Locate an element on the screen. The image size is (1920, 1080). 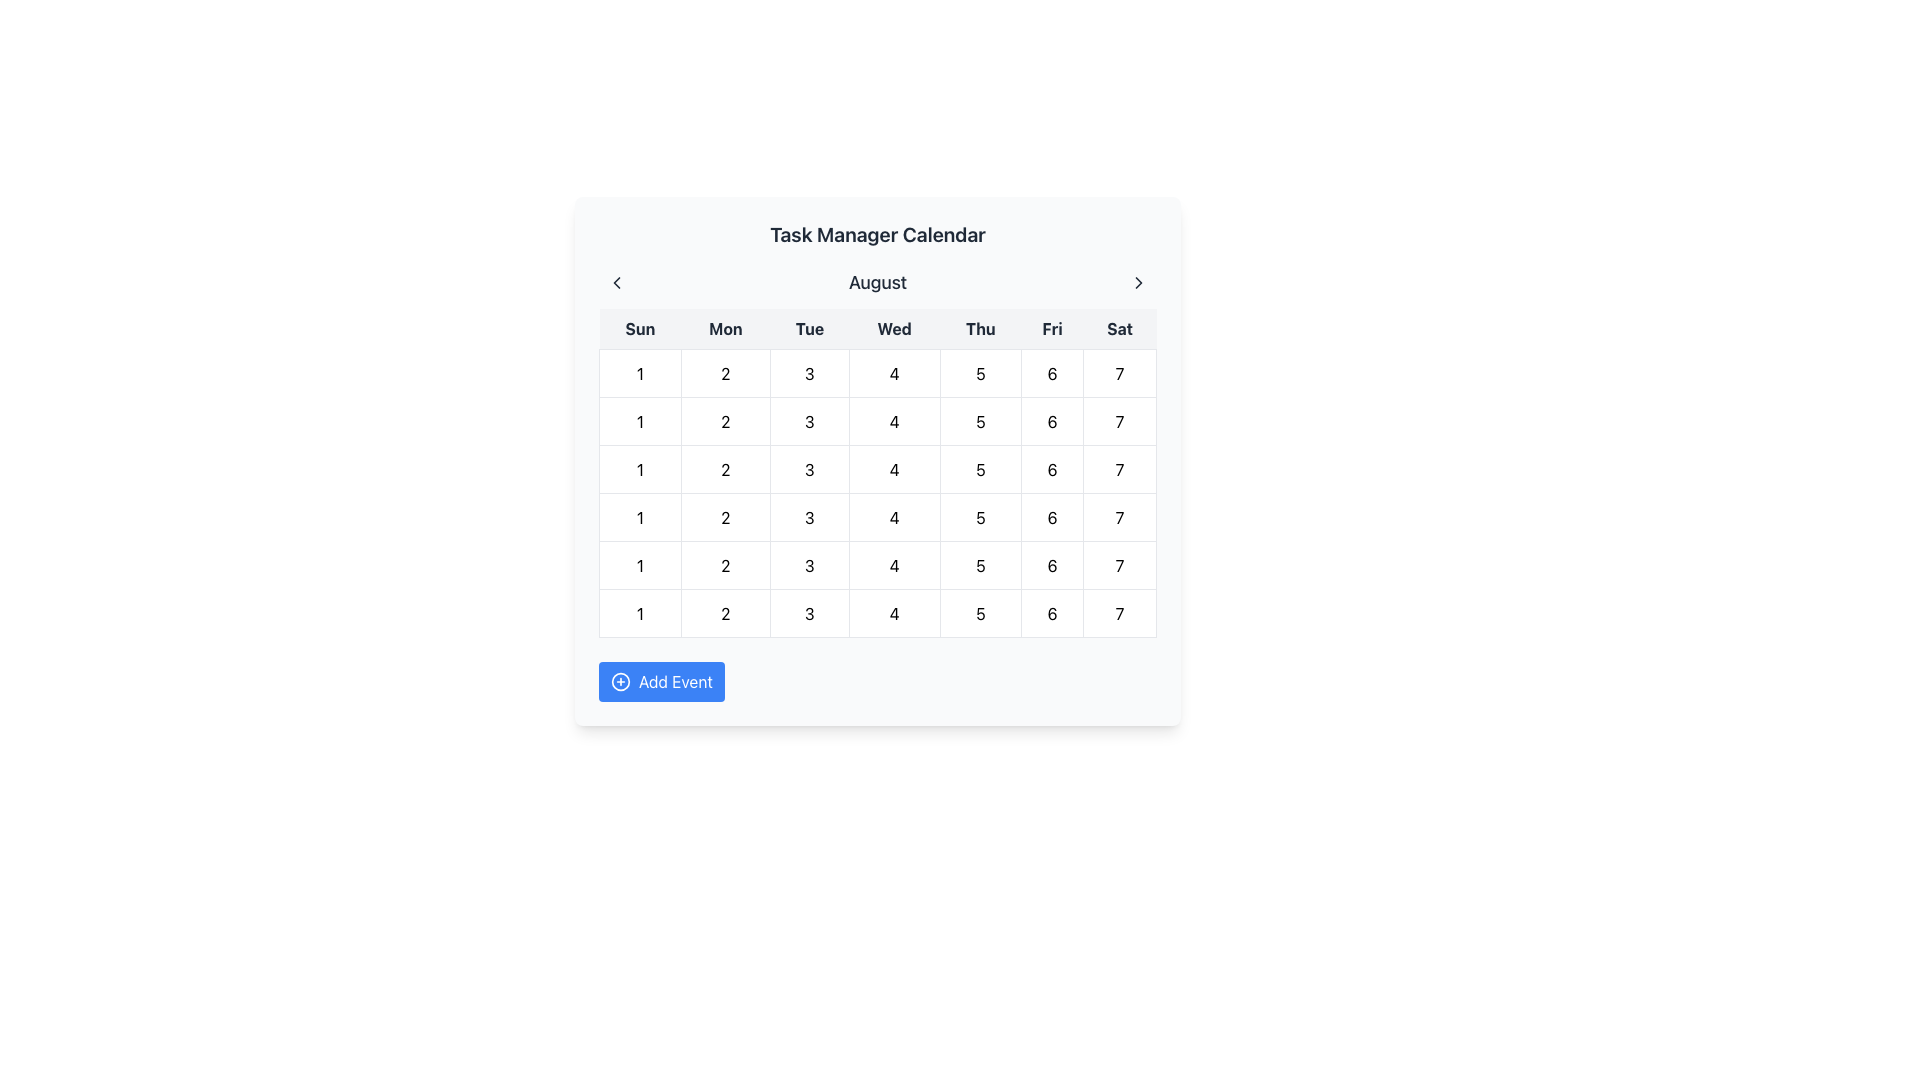
the calendar cell representing day 1 (Sunday) is located at coordinates (640, 565).